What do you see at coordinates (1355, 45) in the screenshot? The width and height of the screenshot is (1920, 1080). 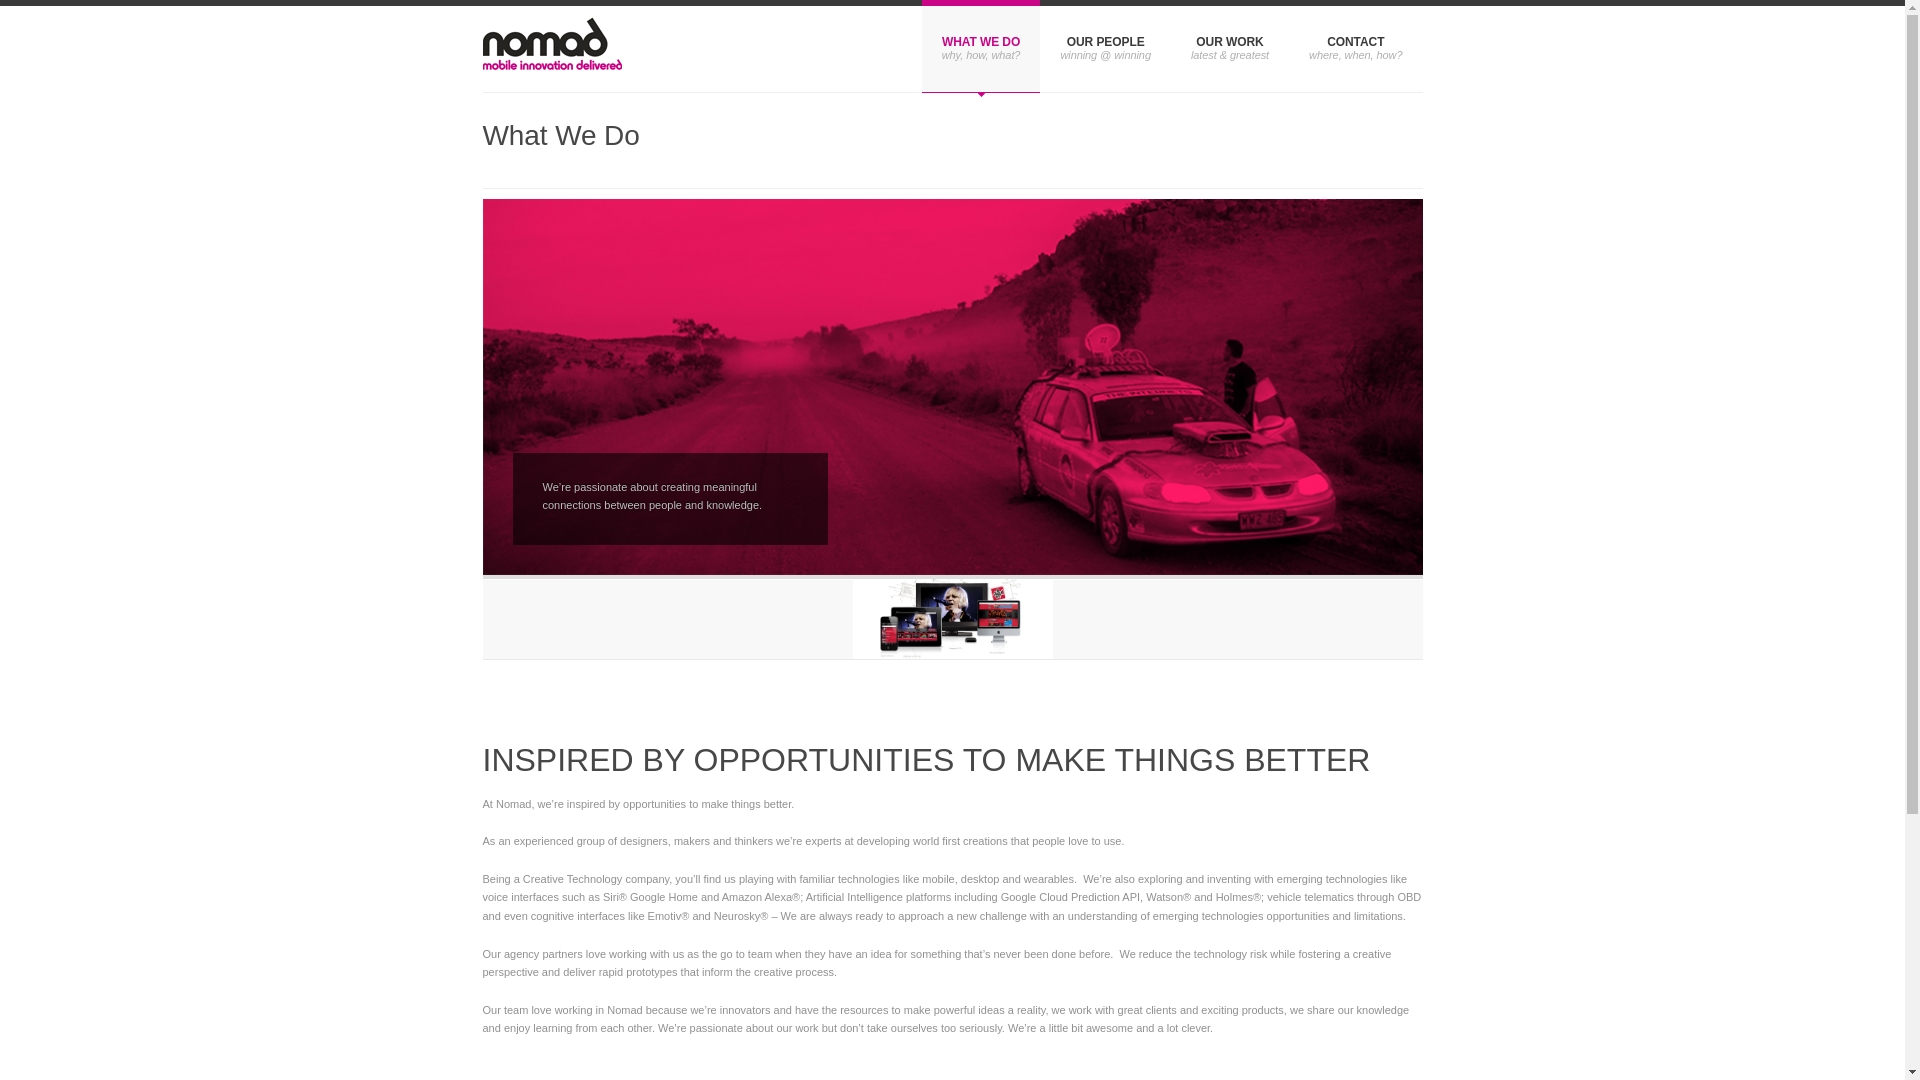 I see `'CONTACT'` at bounding box center [1355, 45].